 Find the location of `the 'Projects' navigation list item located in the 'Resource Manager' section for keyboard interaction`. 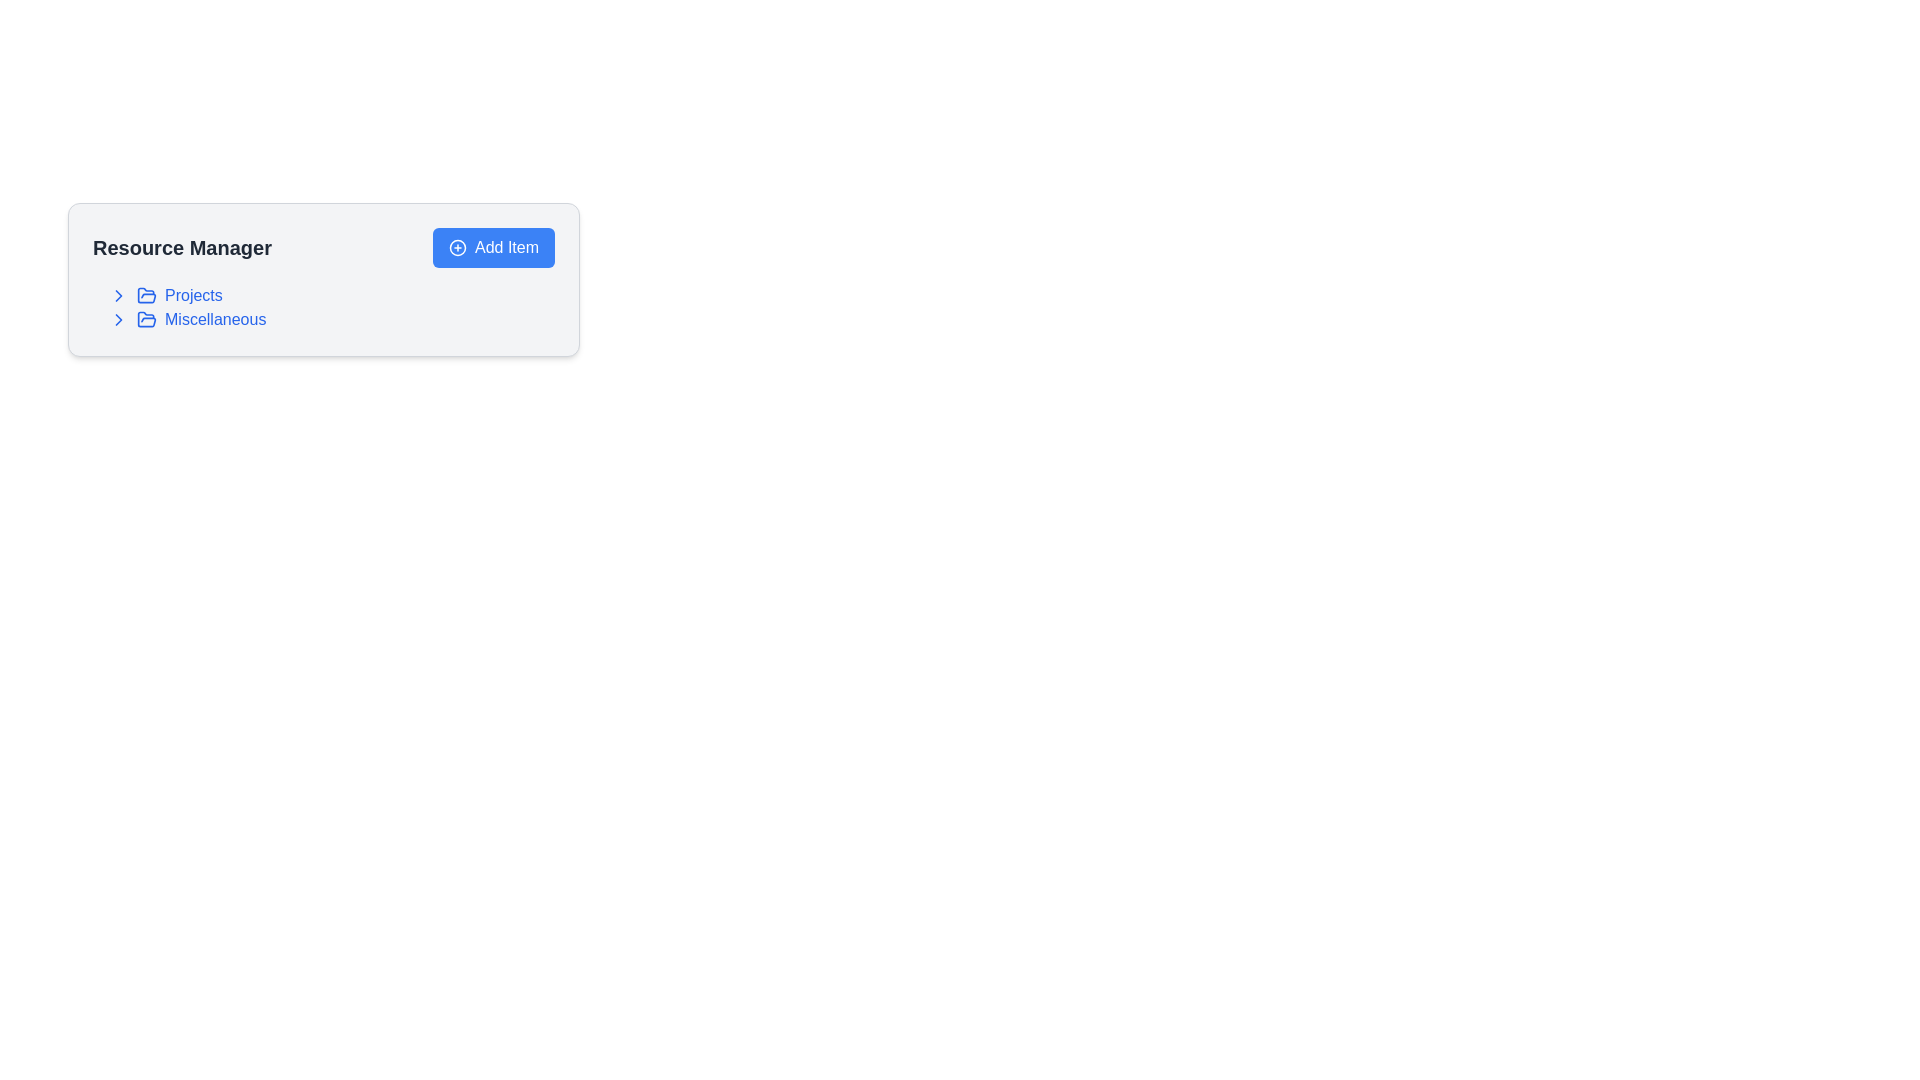

the 'Projects' navigation list item located in the 'Resource Manager' section for keyboard interaction is located at coordinates (331, 296).